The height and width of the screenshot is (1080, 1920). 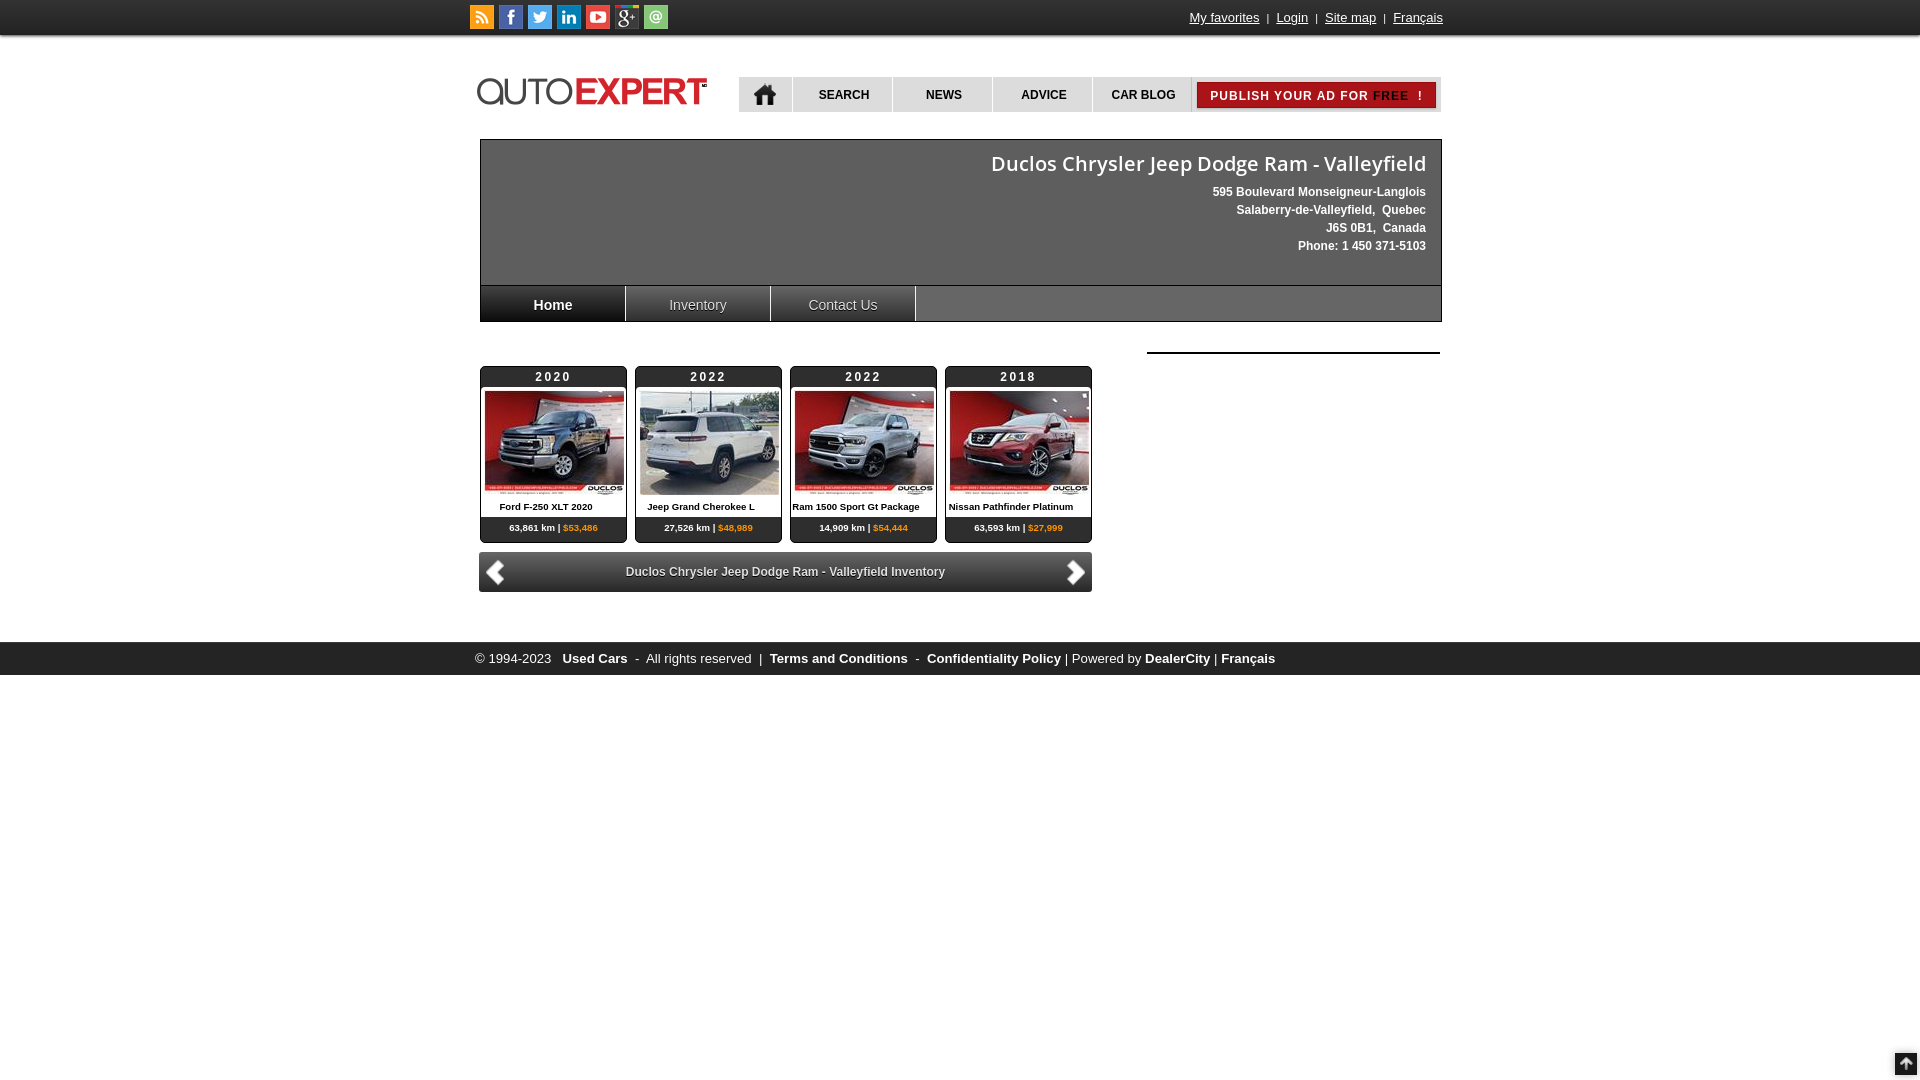 I want to click on 'Confidentiality Policy', so click(x=993, y=658).